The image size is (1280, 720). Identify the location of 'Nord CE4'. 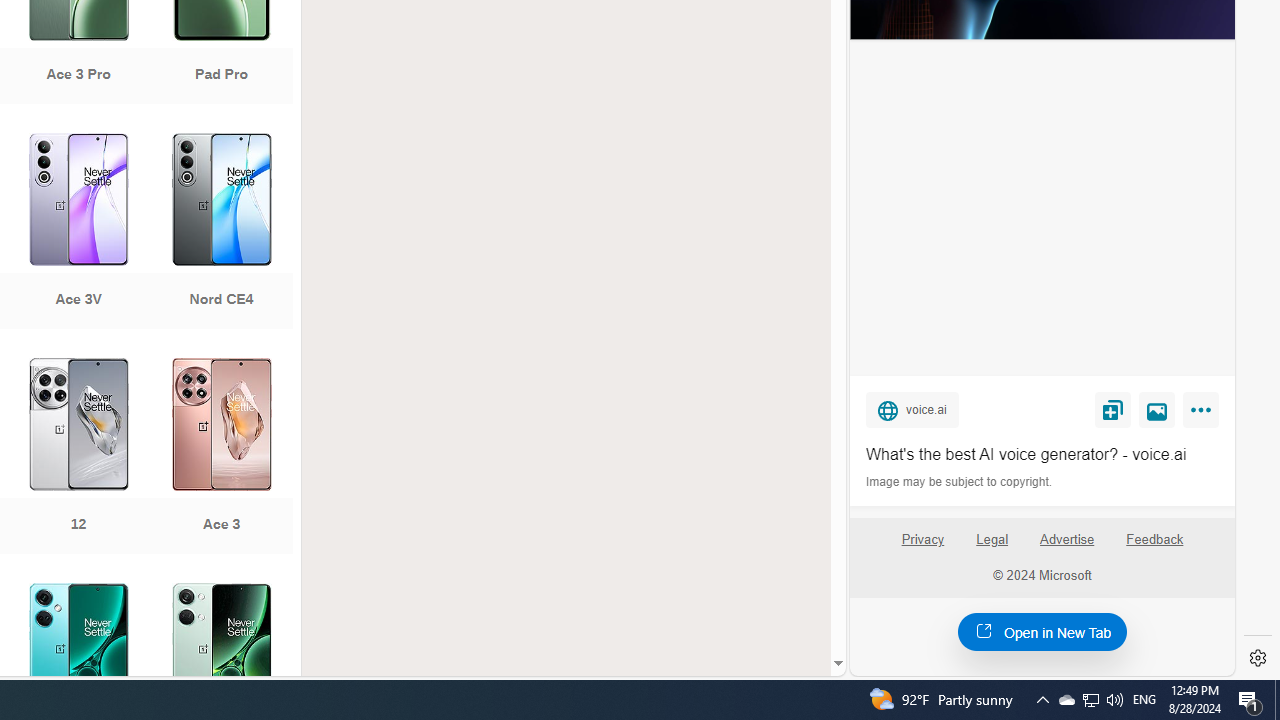
(221, 232).